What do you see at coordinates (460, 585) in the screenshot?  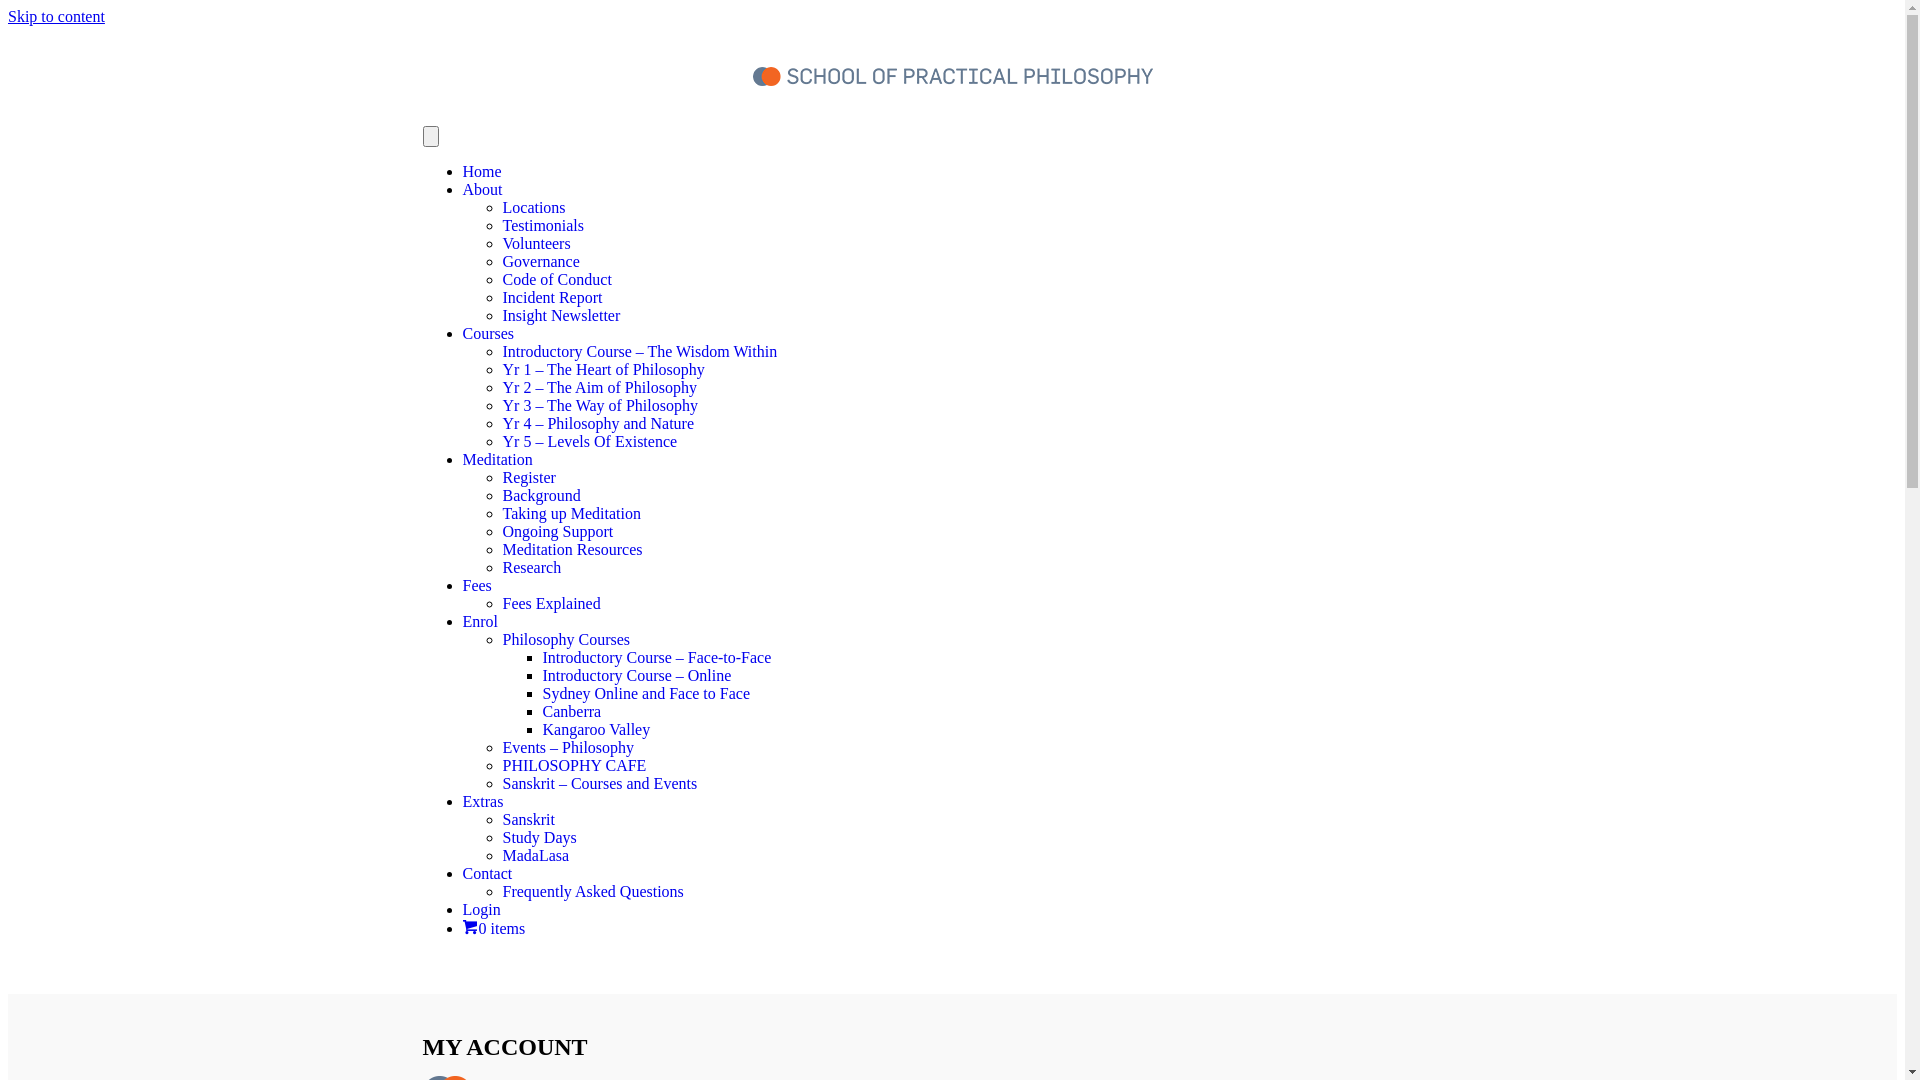 I see `'Fees'` at bounding box center [460, 585].